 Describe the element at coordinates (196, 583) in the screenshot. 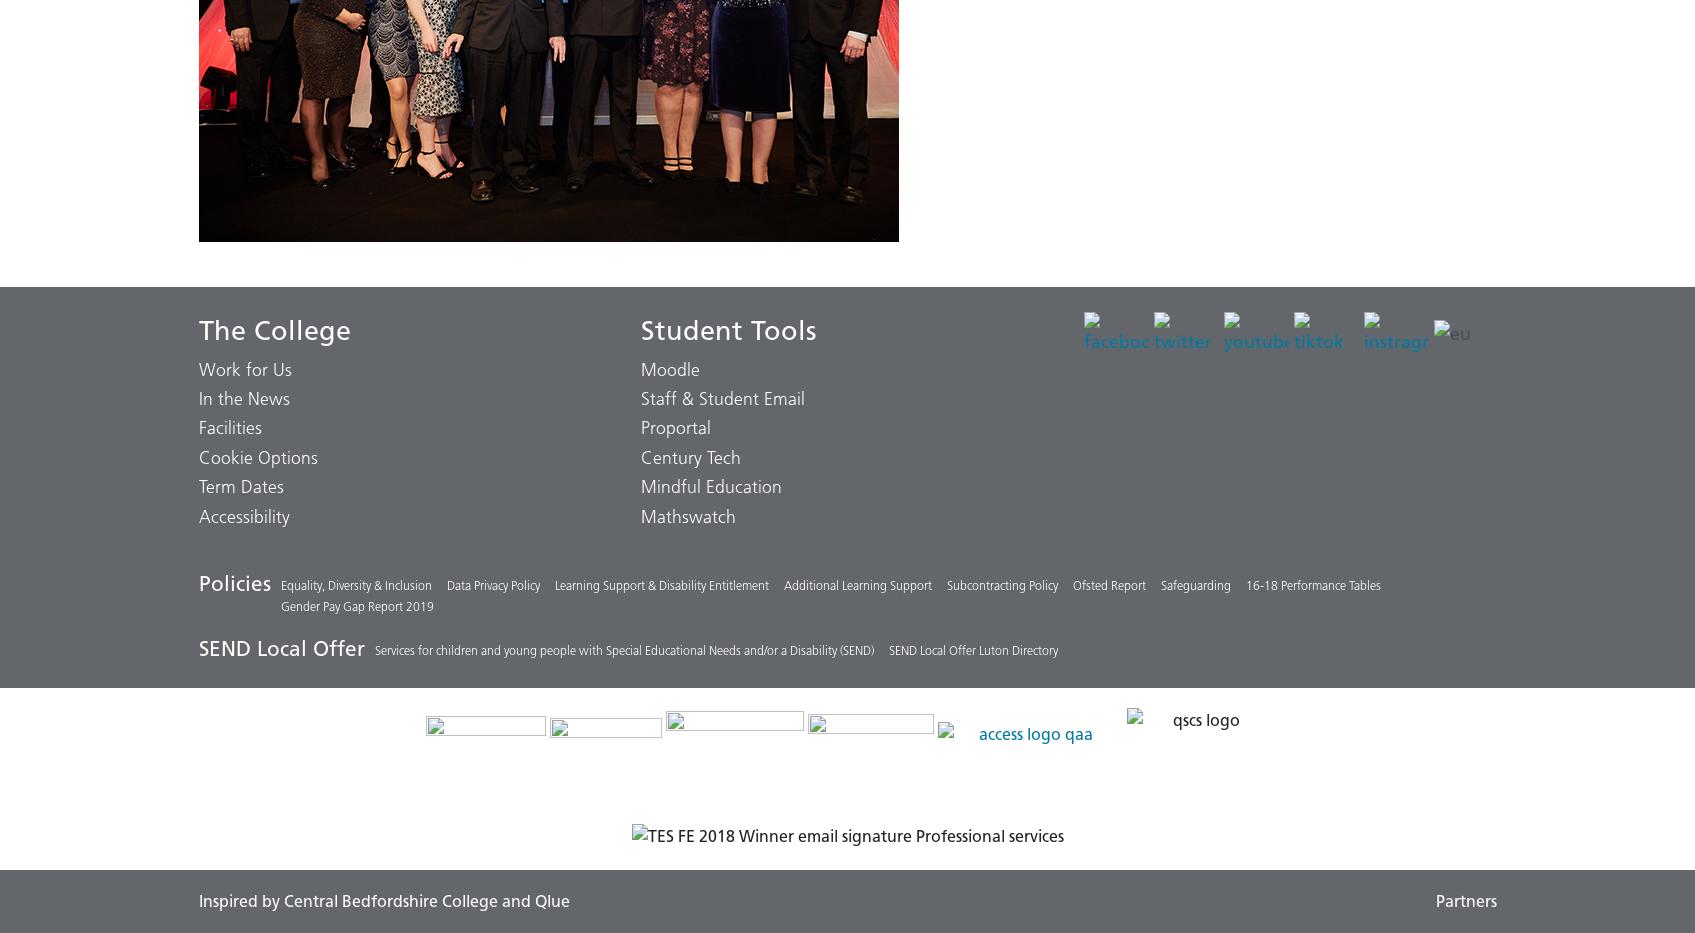

I see `'Policies'` at that location.